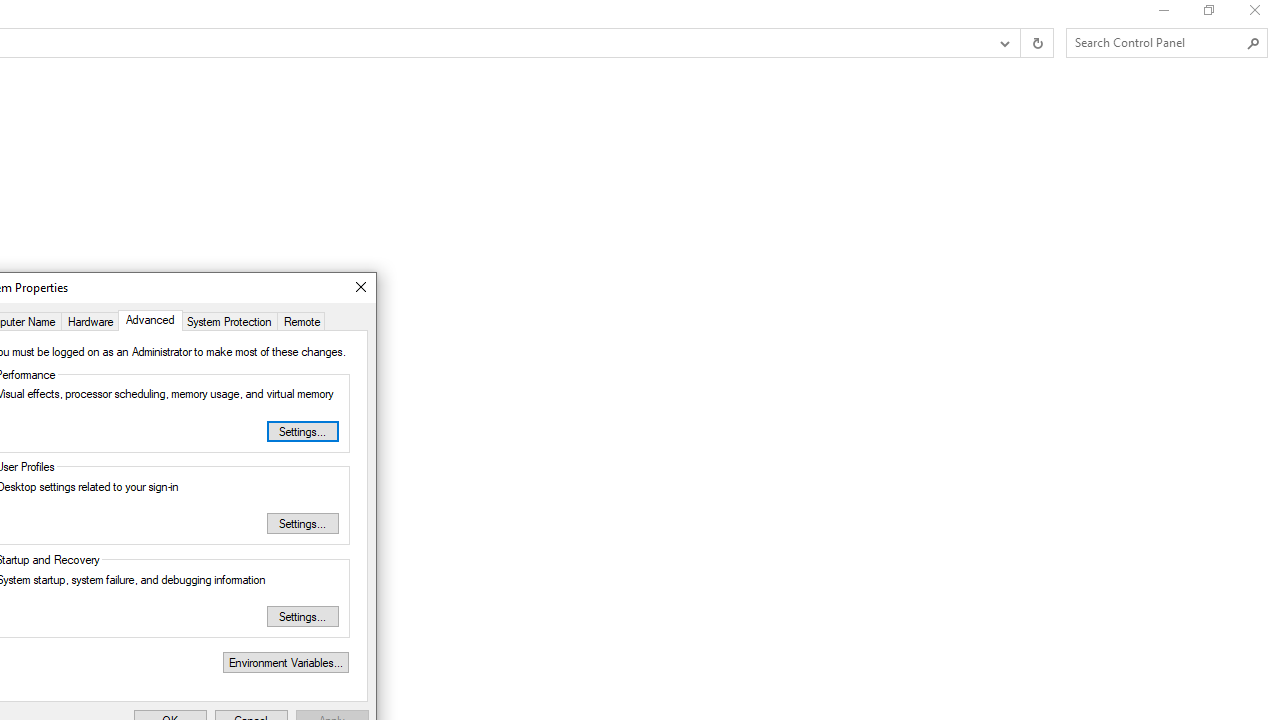  I want to click on 'System Protection', so click(229, 319).